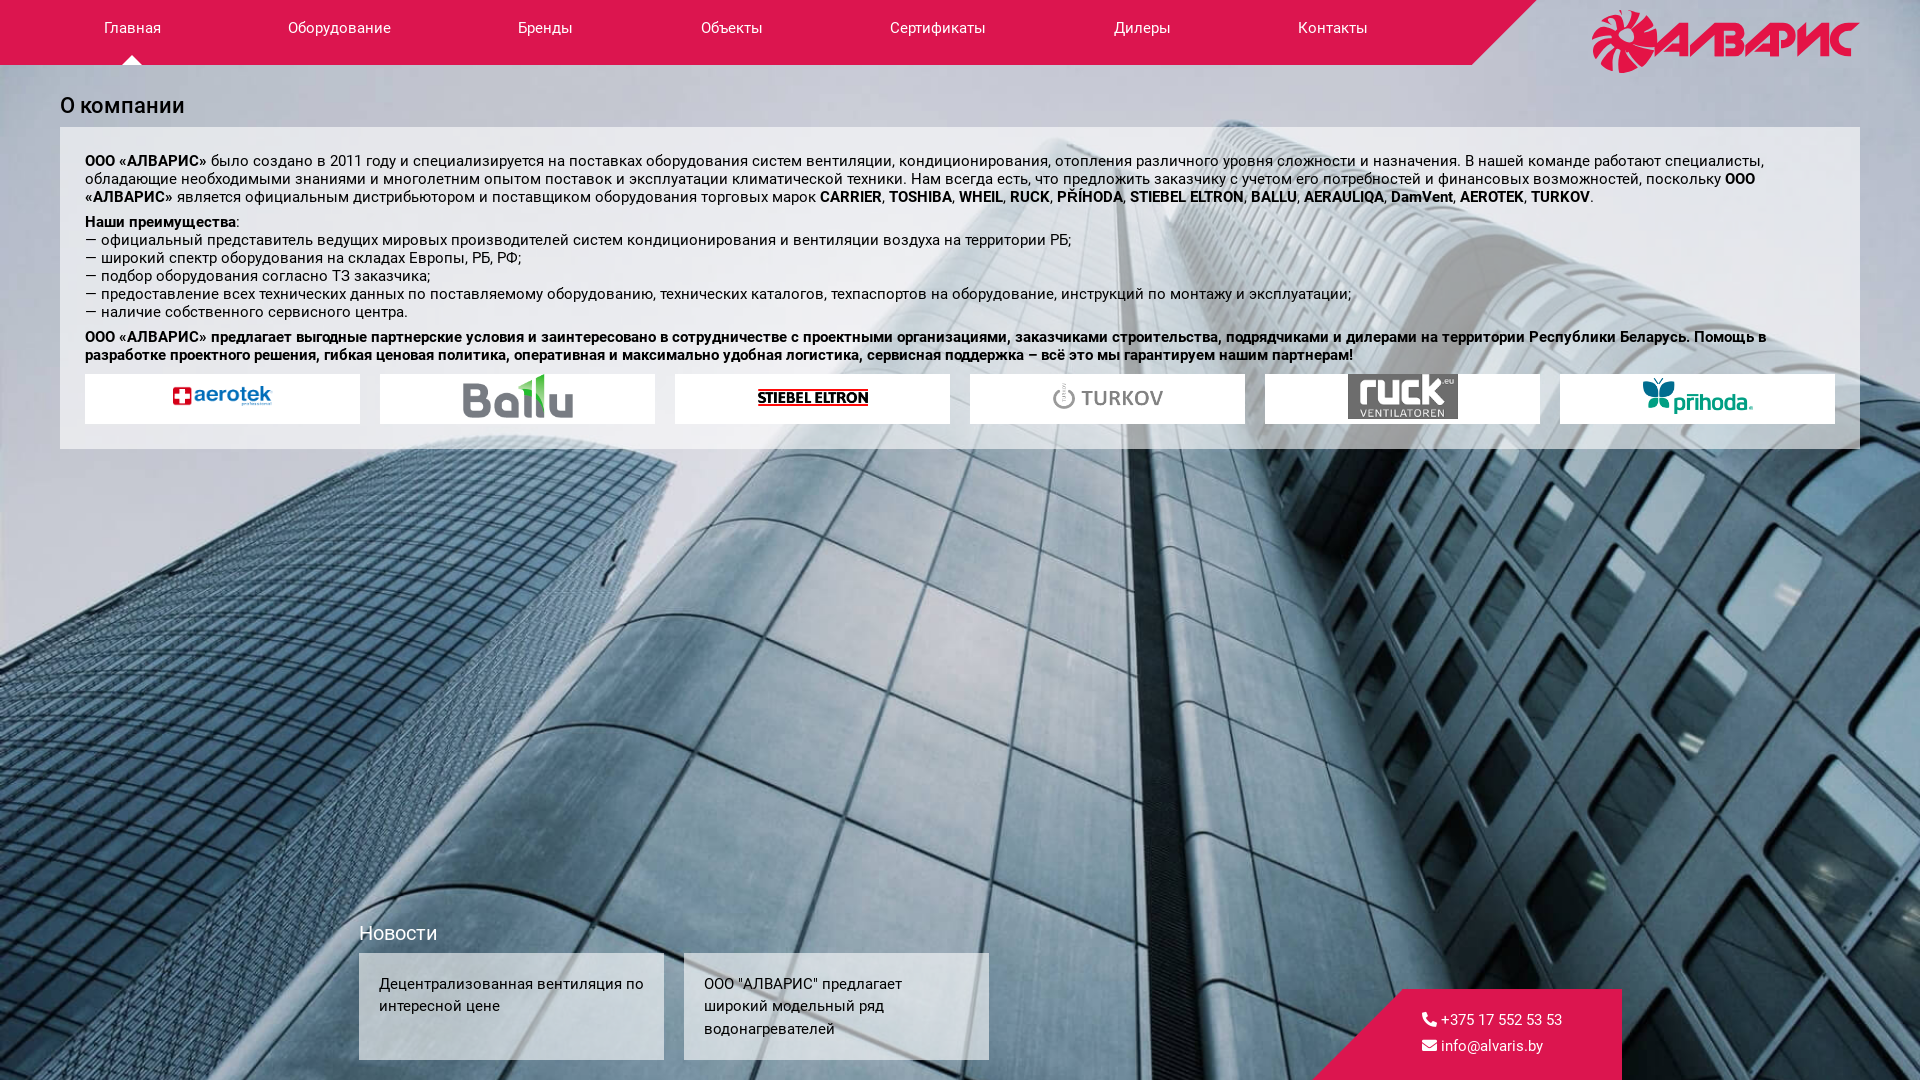  I want to click on '+375 17 552 53 53', so click(1512, 1020).